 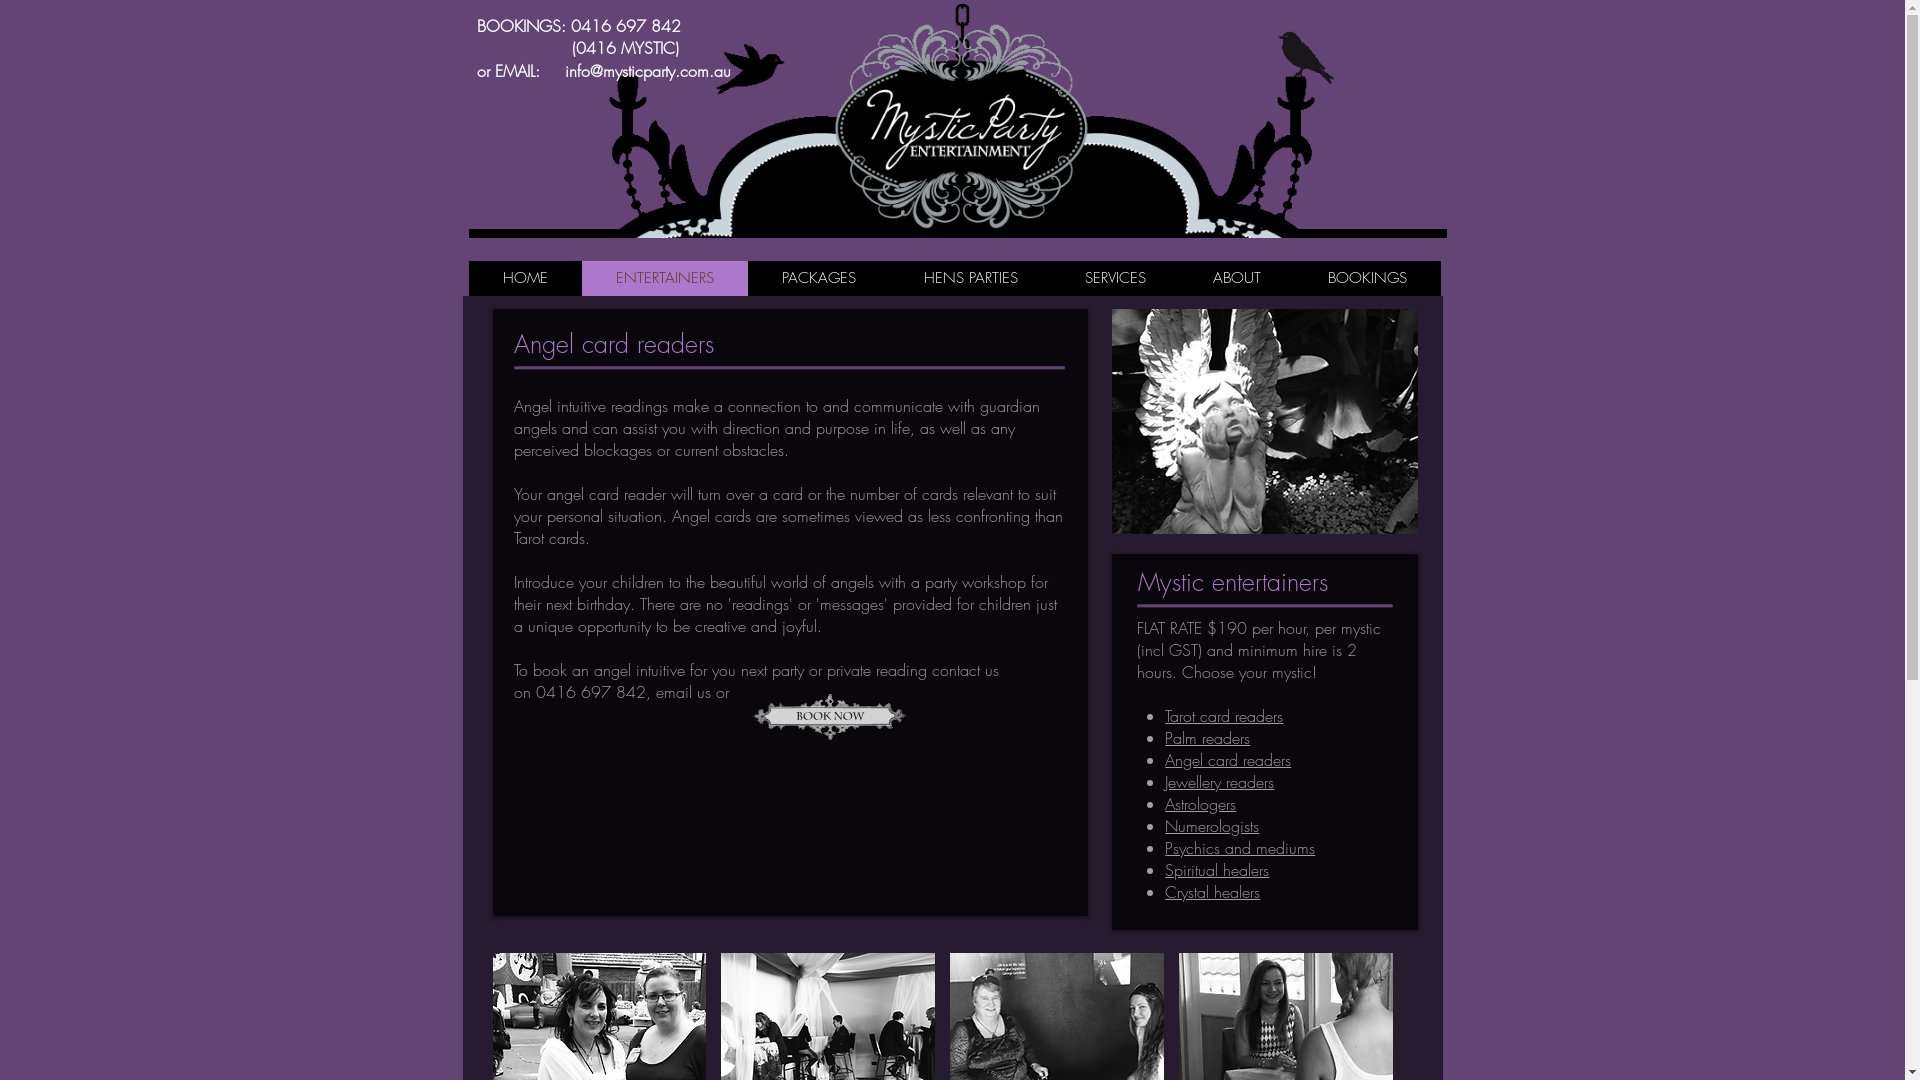 I want to click on 'angel1.png', so click(x=1264, y=420).